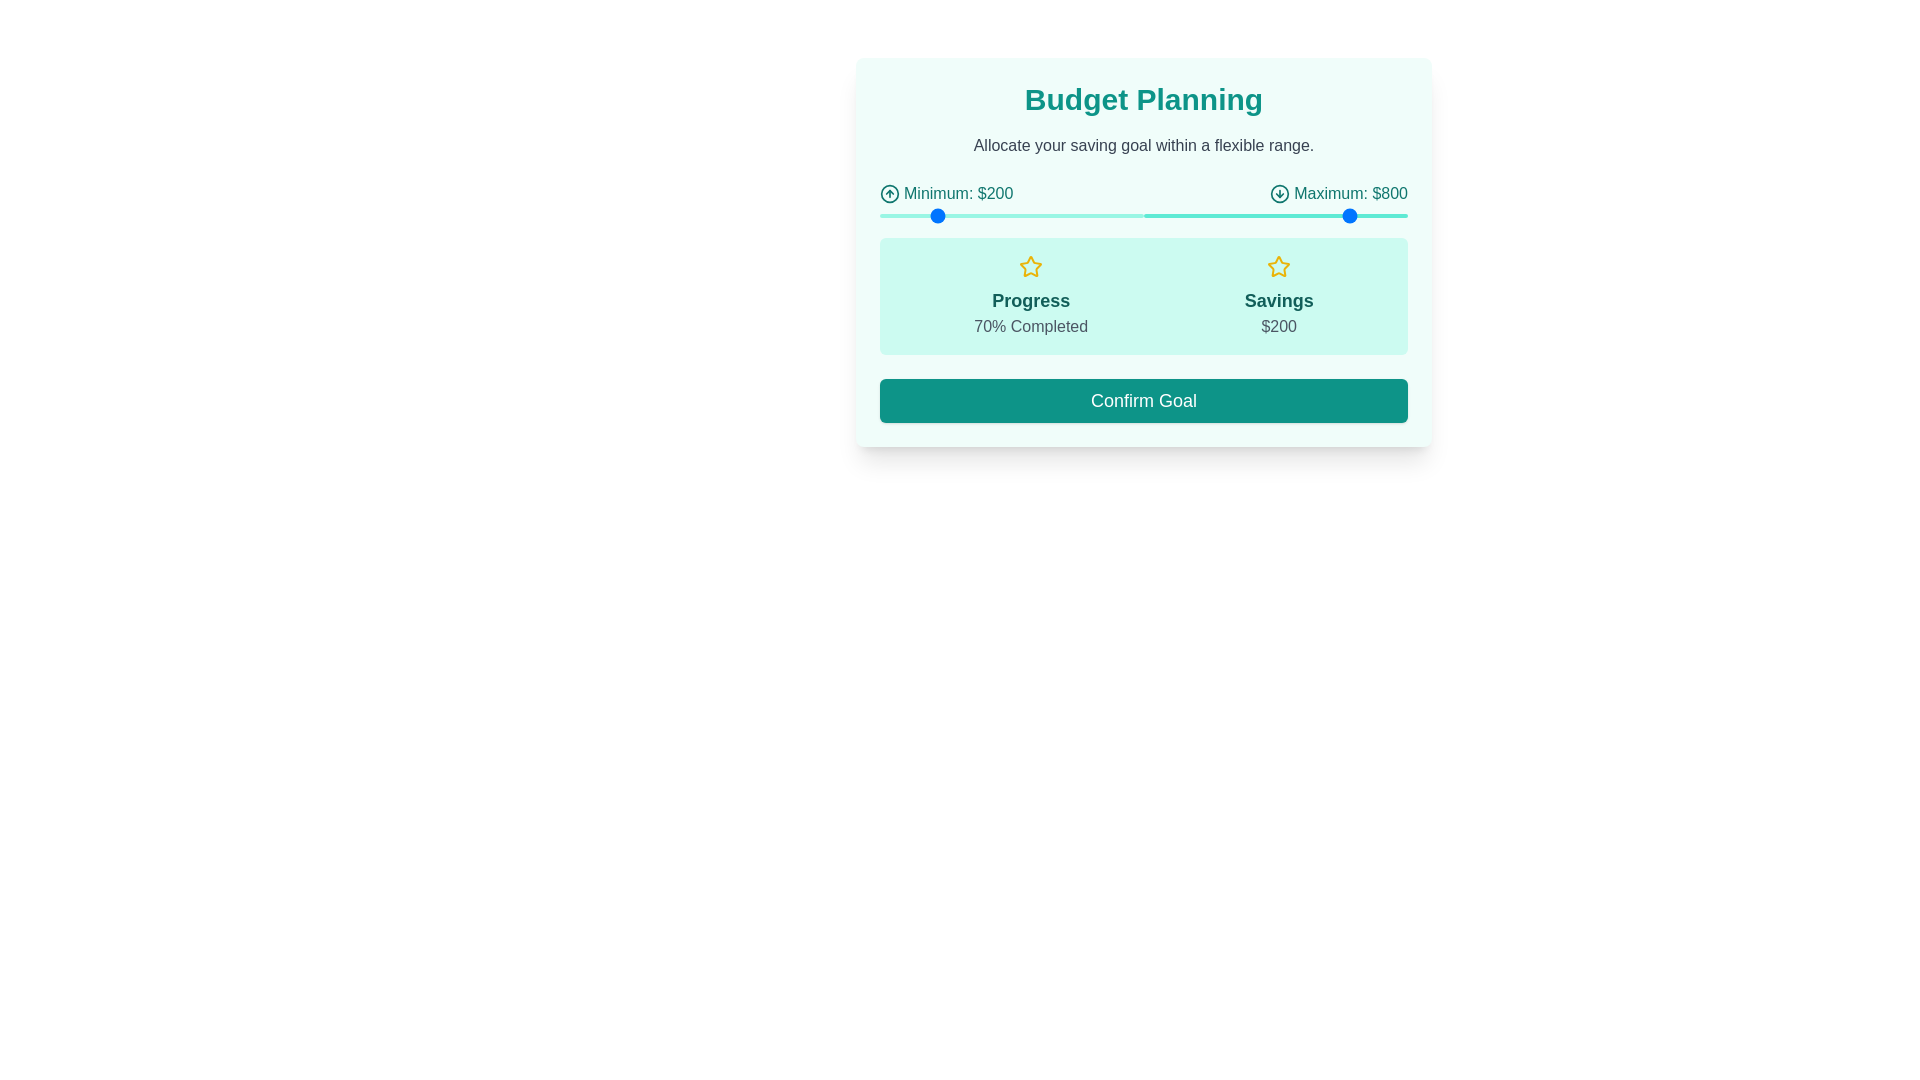 Image resolution: width=1920 pixels, height=1080 pixels. I want to click on the icon that represents an increase or minimum value, located to the left of the 'Minimum: $200' text within the 'Budget Planning' section, so click(888, 193).